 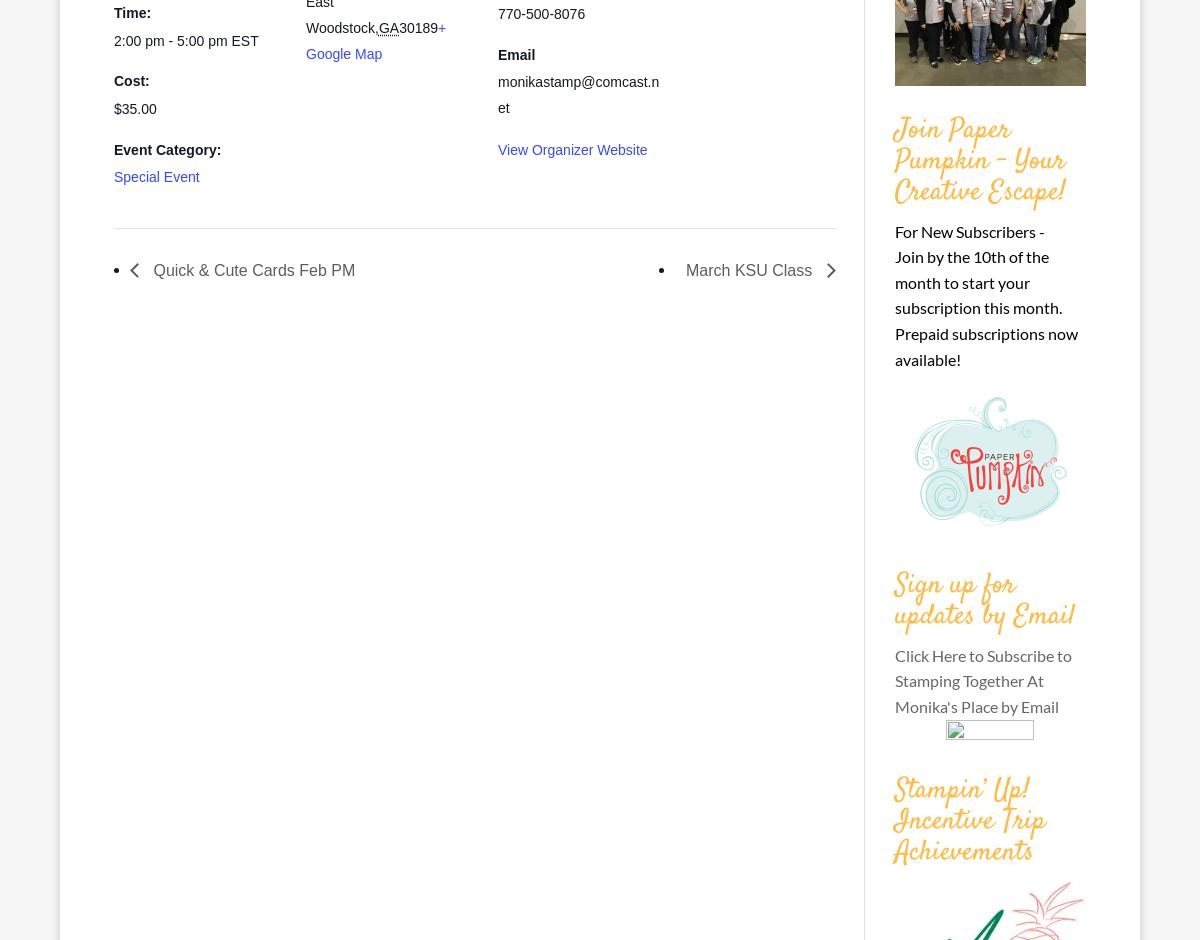 I want to click on 'Event Category:', so click(x=166, y=147).